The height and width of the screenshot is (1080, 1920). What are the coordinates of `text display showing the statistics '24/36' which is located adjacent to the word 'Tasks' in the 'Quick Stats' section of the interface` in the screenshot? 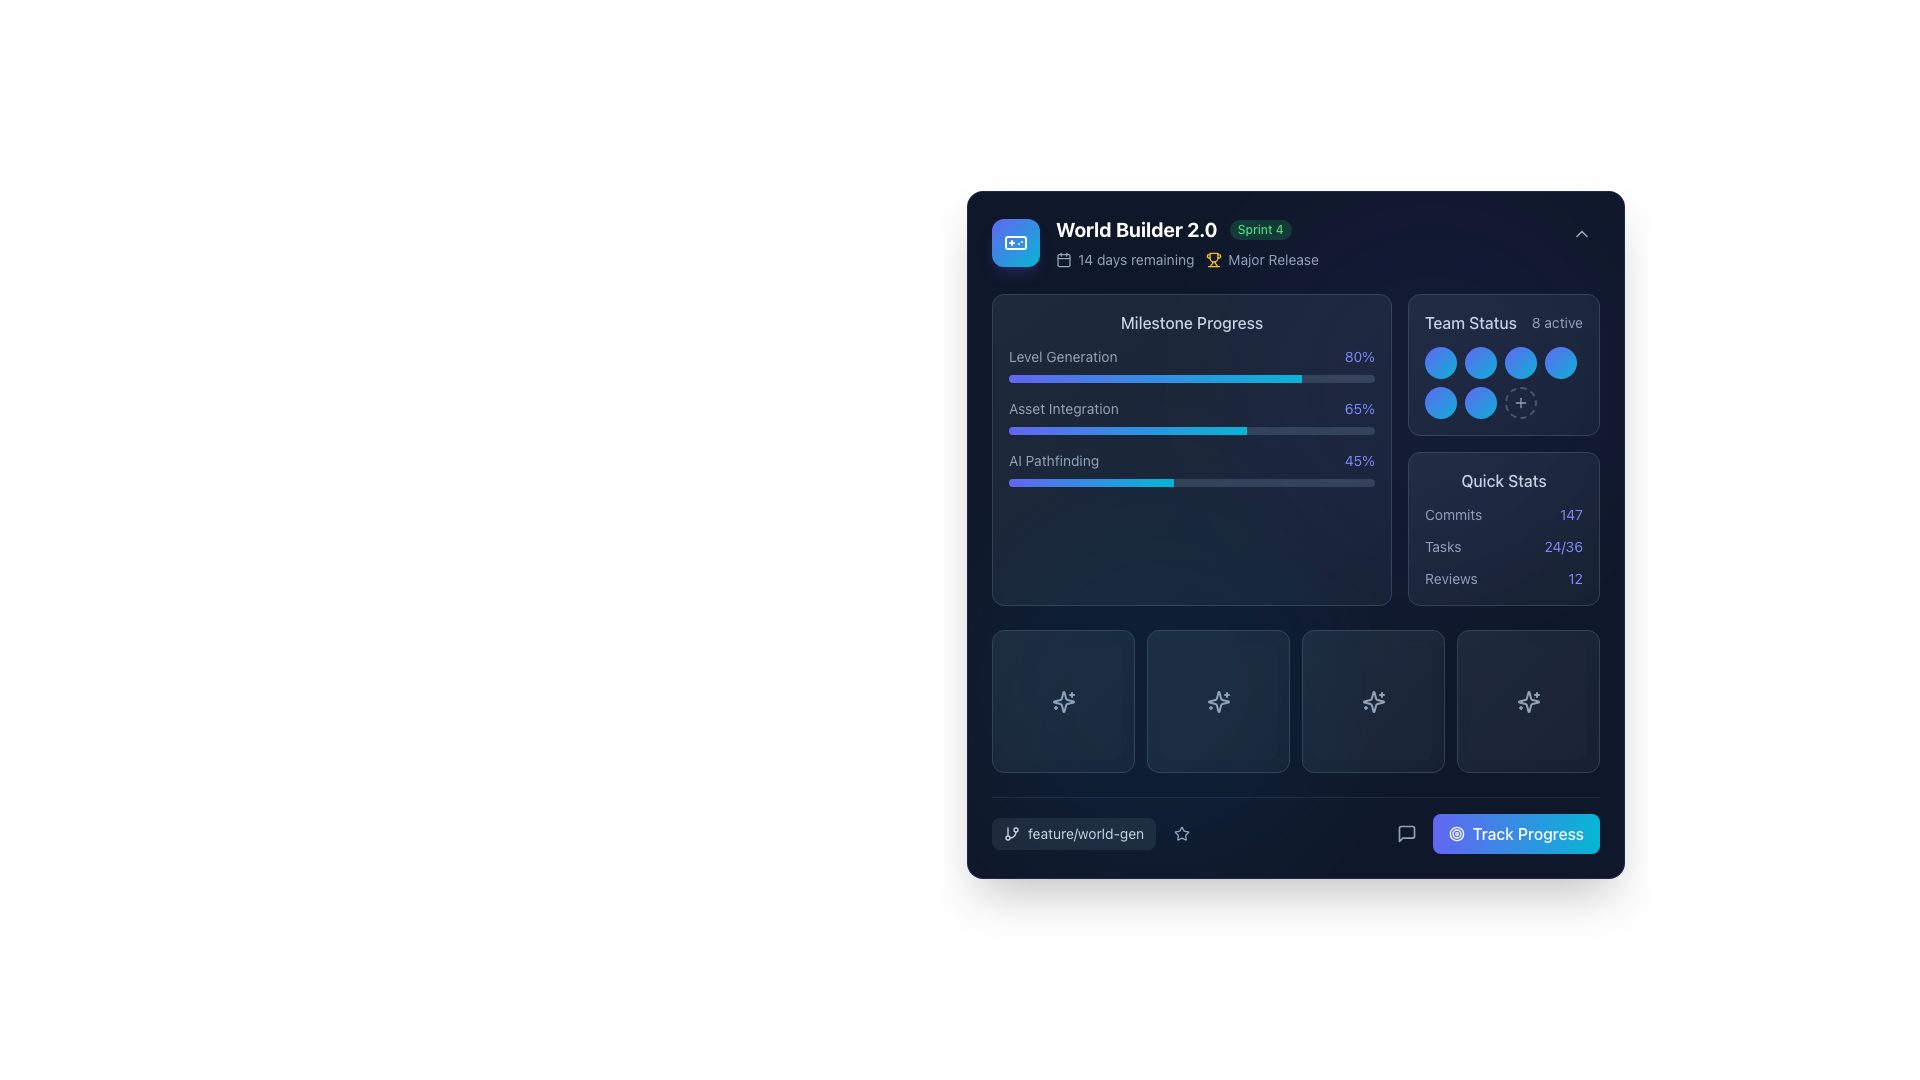 It's located at (1562, 547).